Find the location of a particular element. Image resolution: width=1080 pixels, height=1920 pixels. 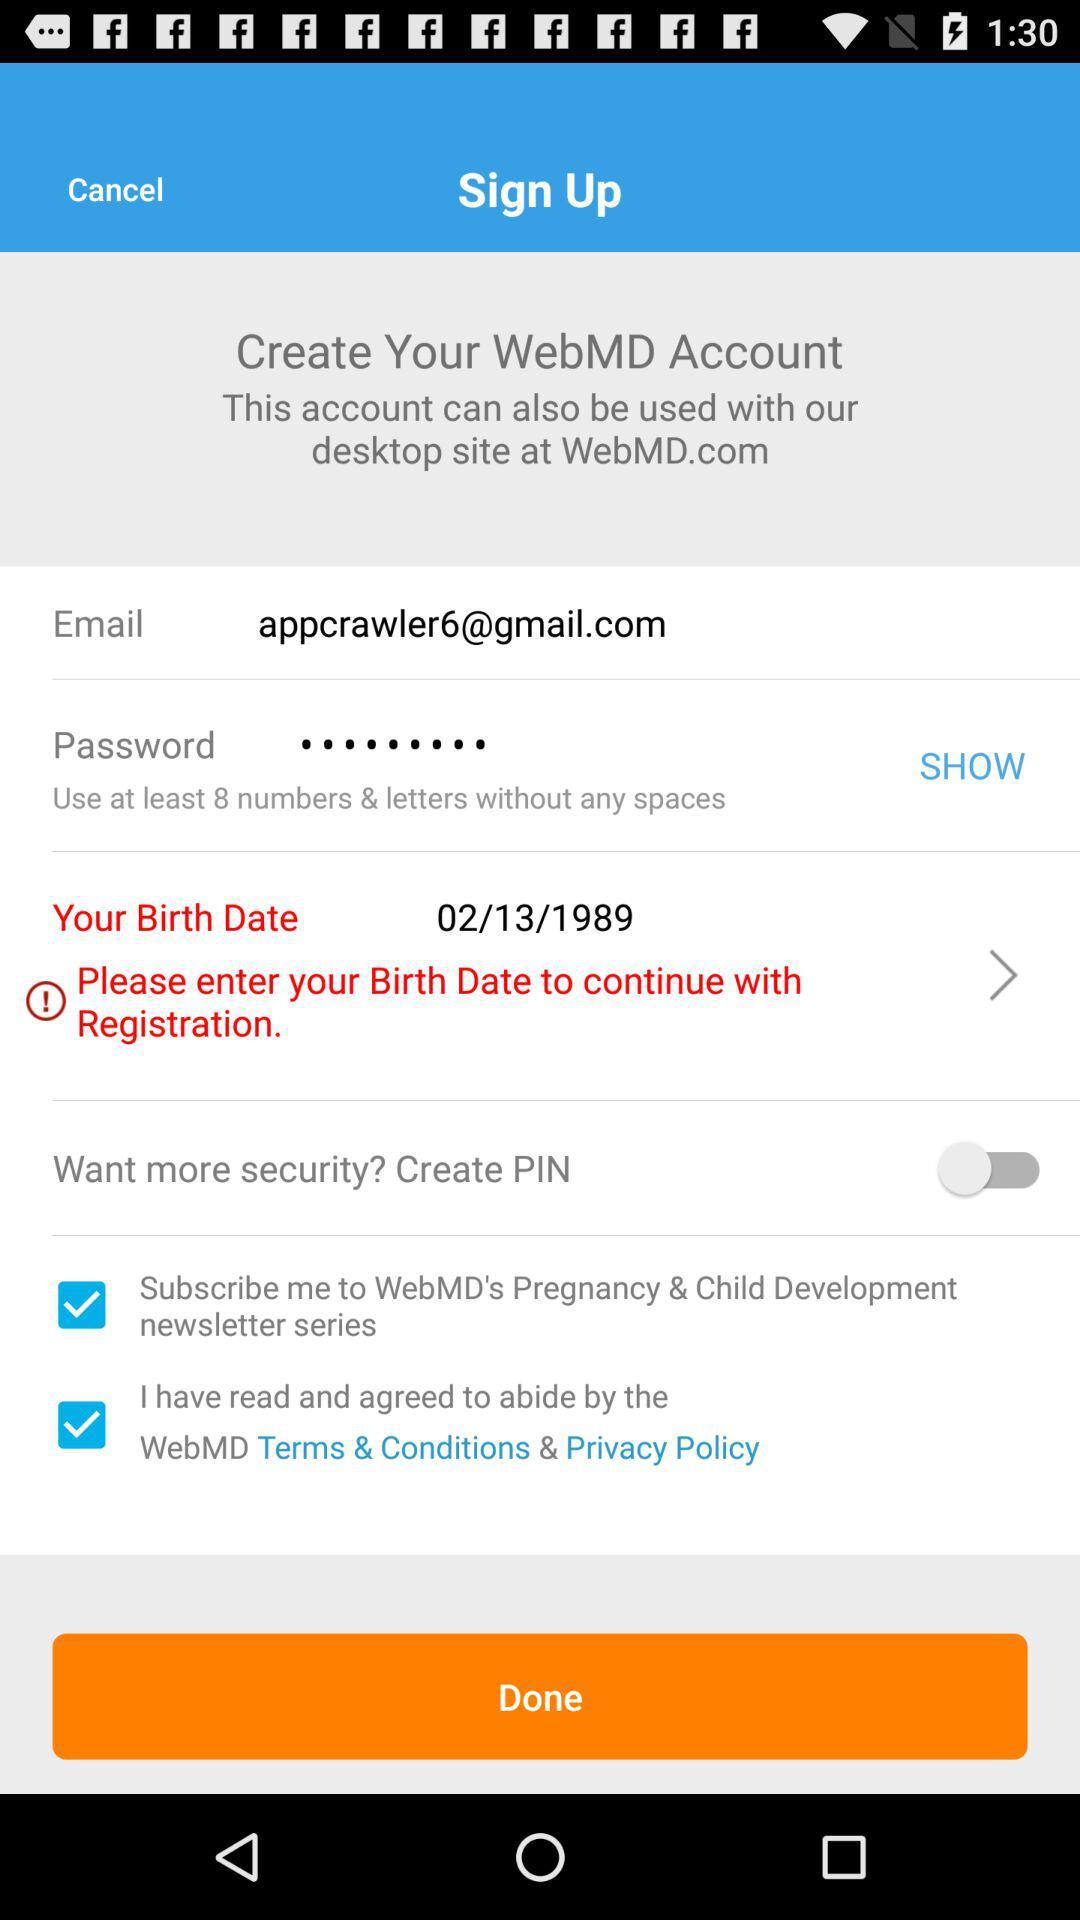

the item above done item is located at coordinates (390, 1446).